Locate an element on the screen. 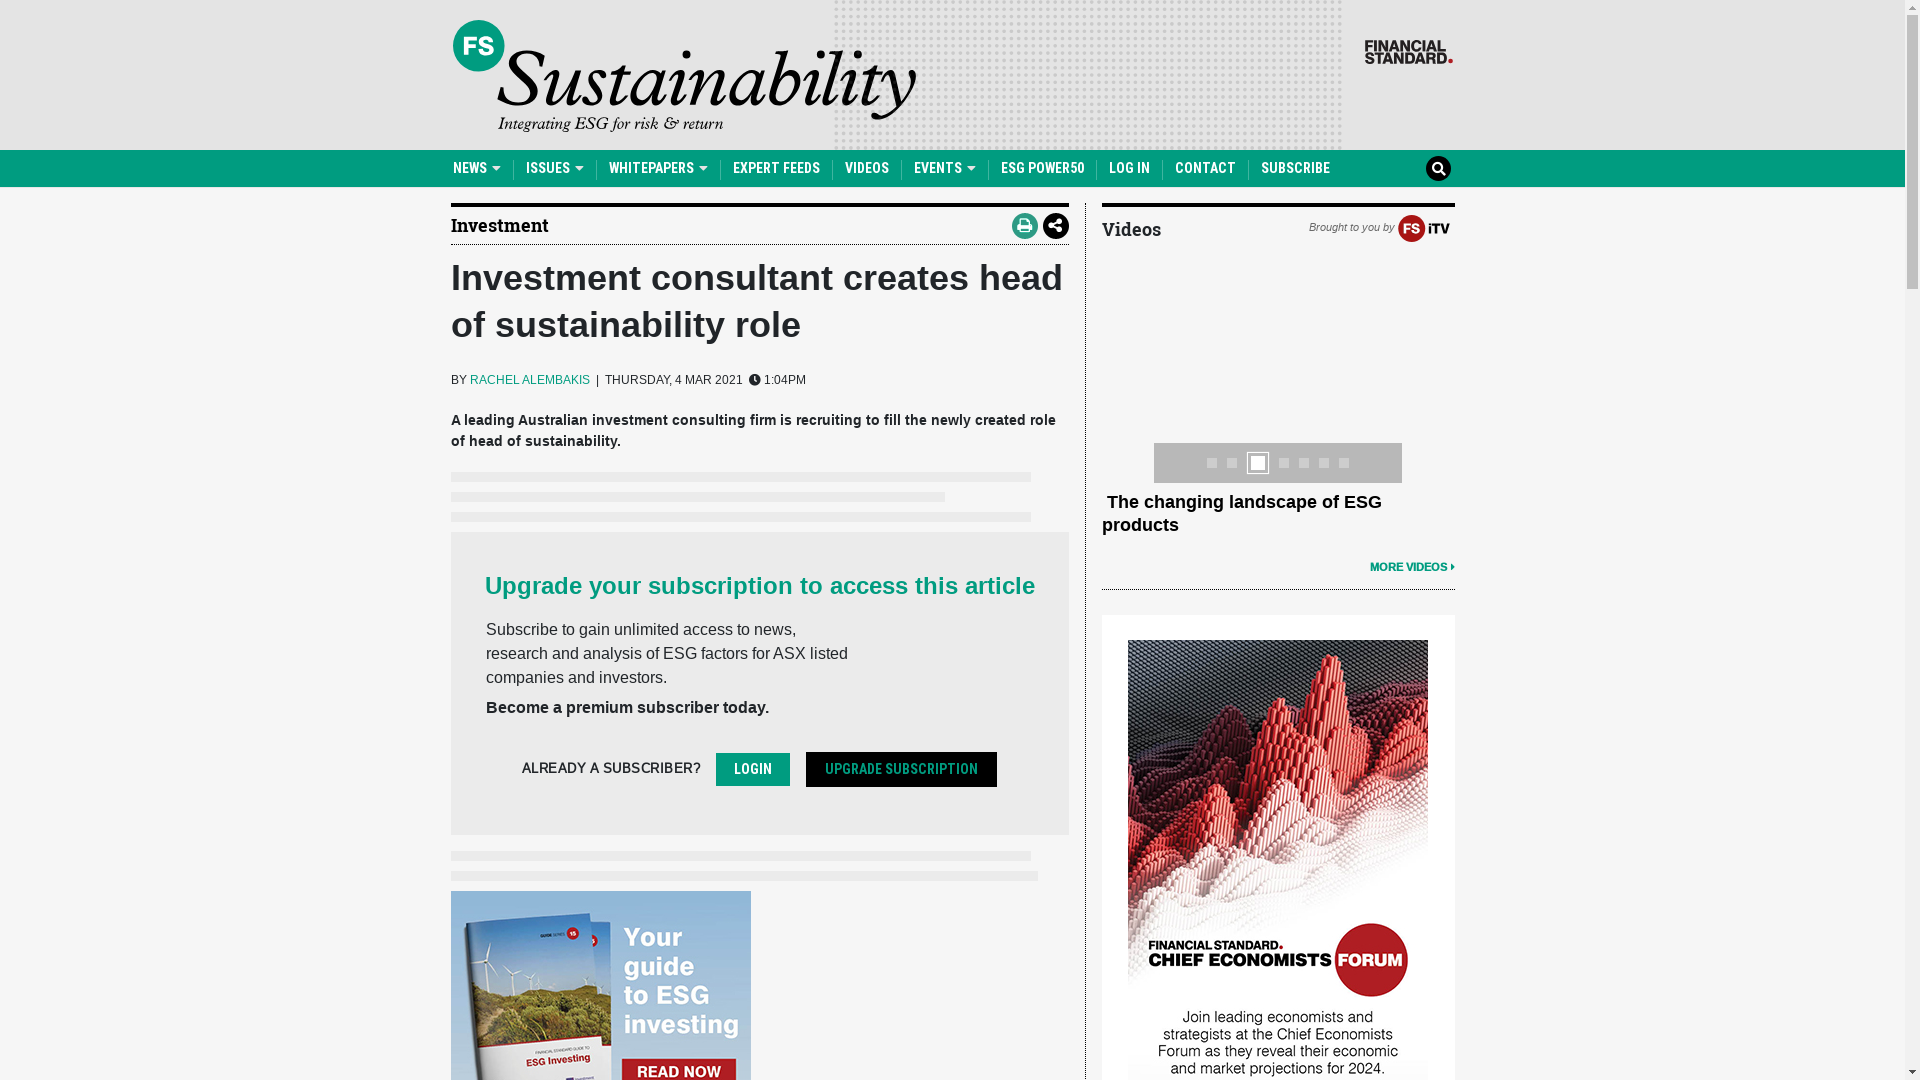  'UPGRADE SUBSCRIPTION' is located at coordinates (900, 768).